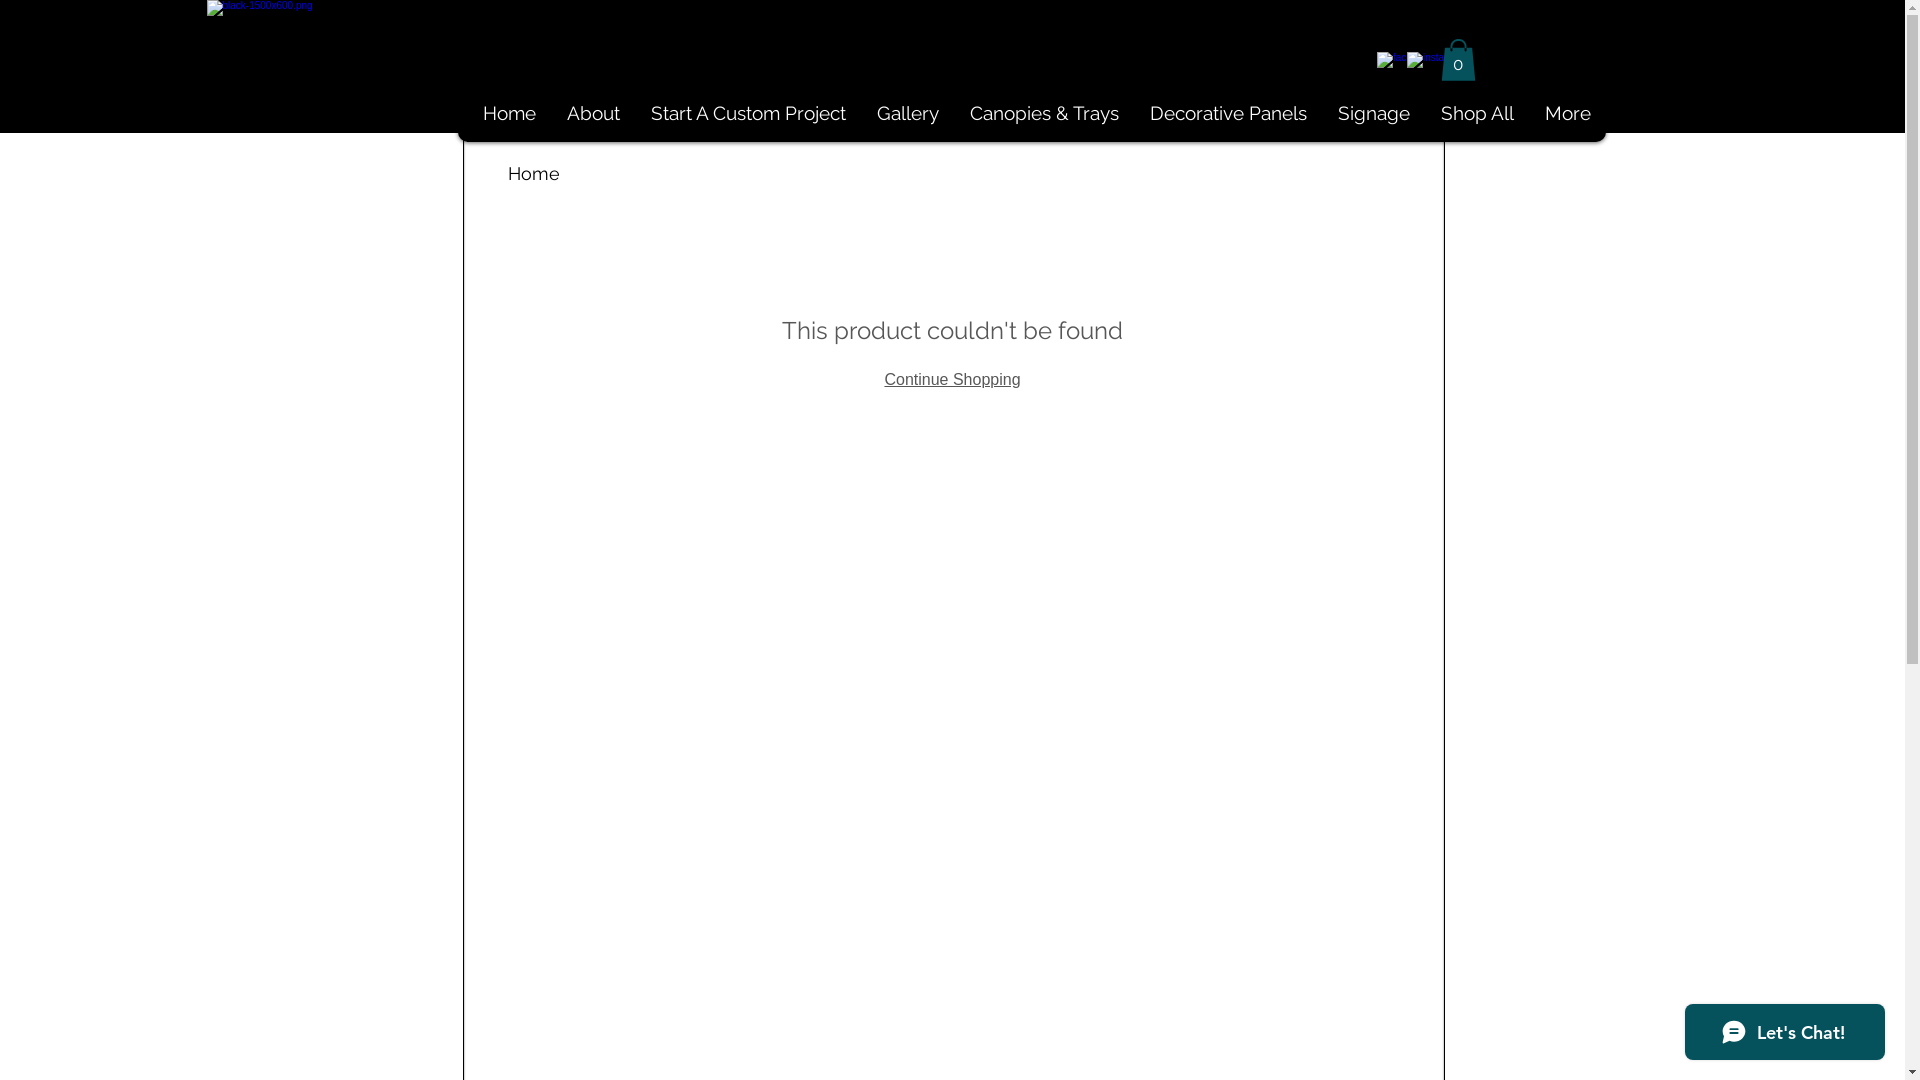 Image resolution: width=1920 pixels, height=1080 pixels. I want to click on 'Canopies & Trays', so click(1042, 113).